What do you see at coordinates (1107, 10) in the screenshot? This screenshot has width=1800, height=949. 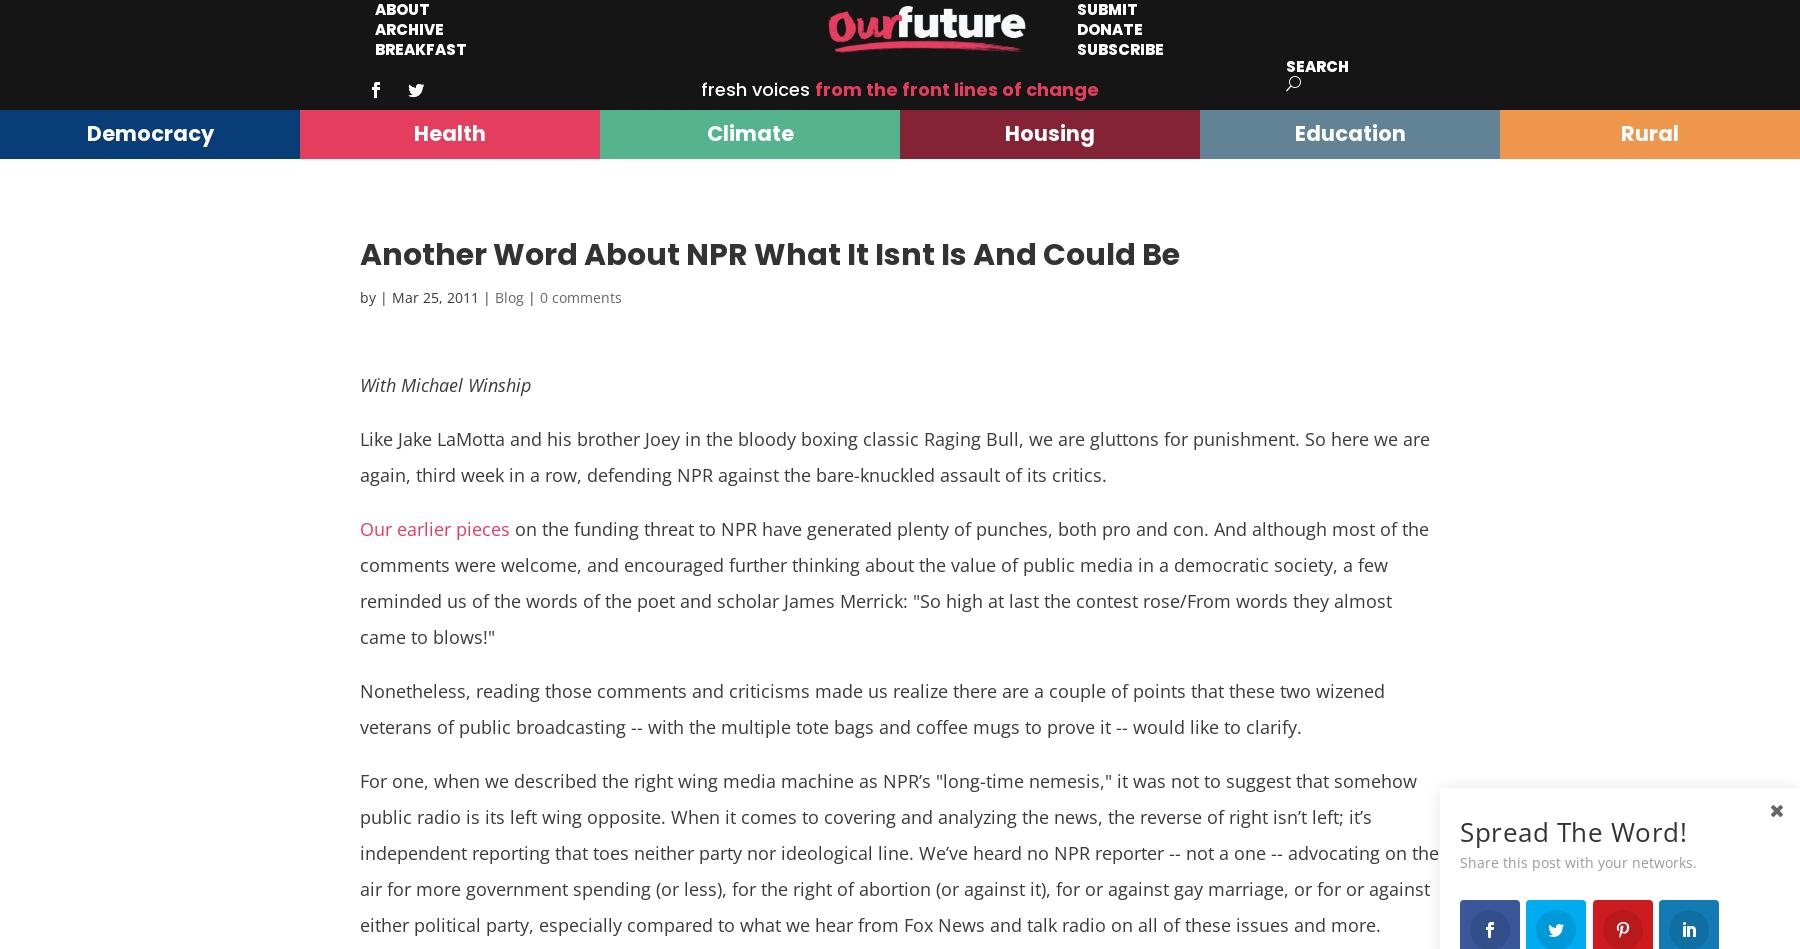 I see `'Submit'` at bounding box center [1107, 10].